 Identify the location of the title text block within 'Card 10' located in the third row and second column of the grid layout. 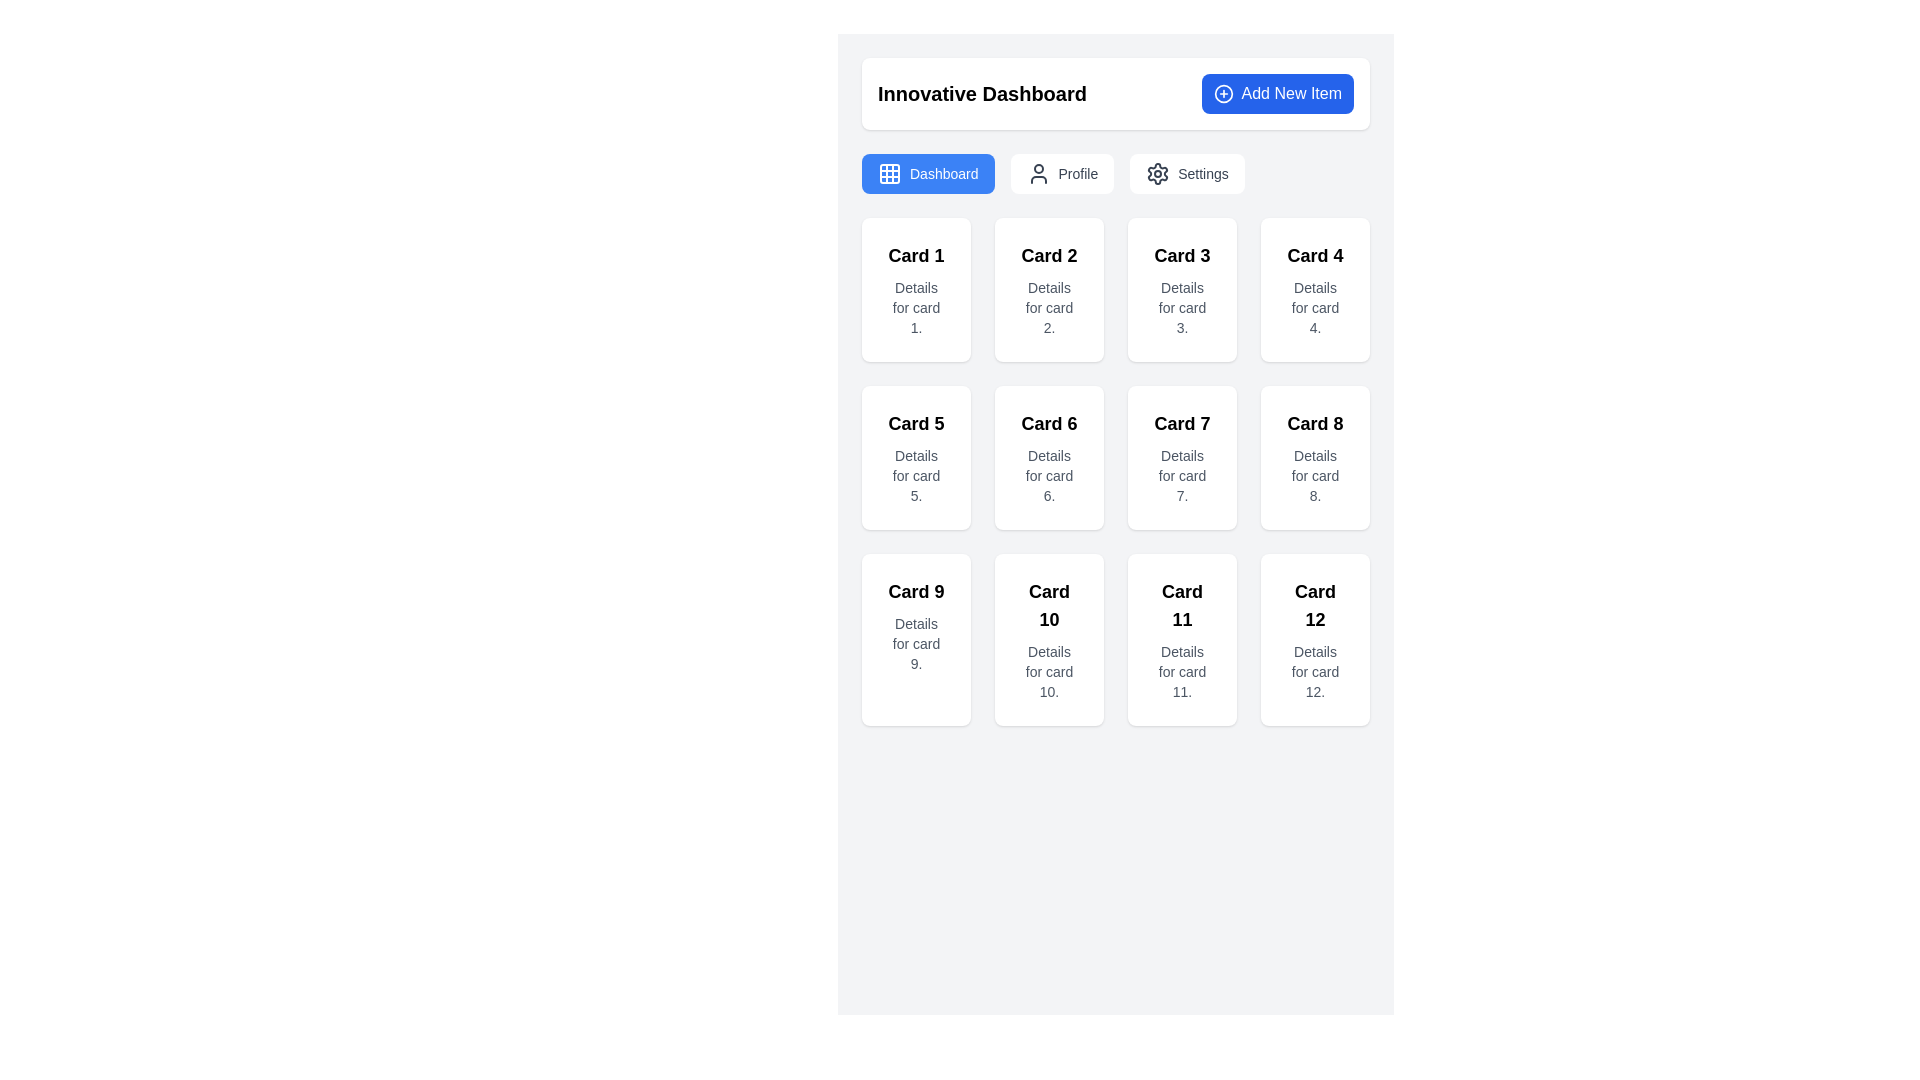
(1048, 604).